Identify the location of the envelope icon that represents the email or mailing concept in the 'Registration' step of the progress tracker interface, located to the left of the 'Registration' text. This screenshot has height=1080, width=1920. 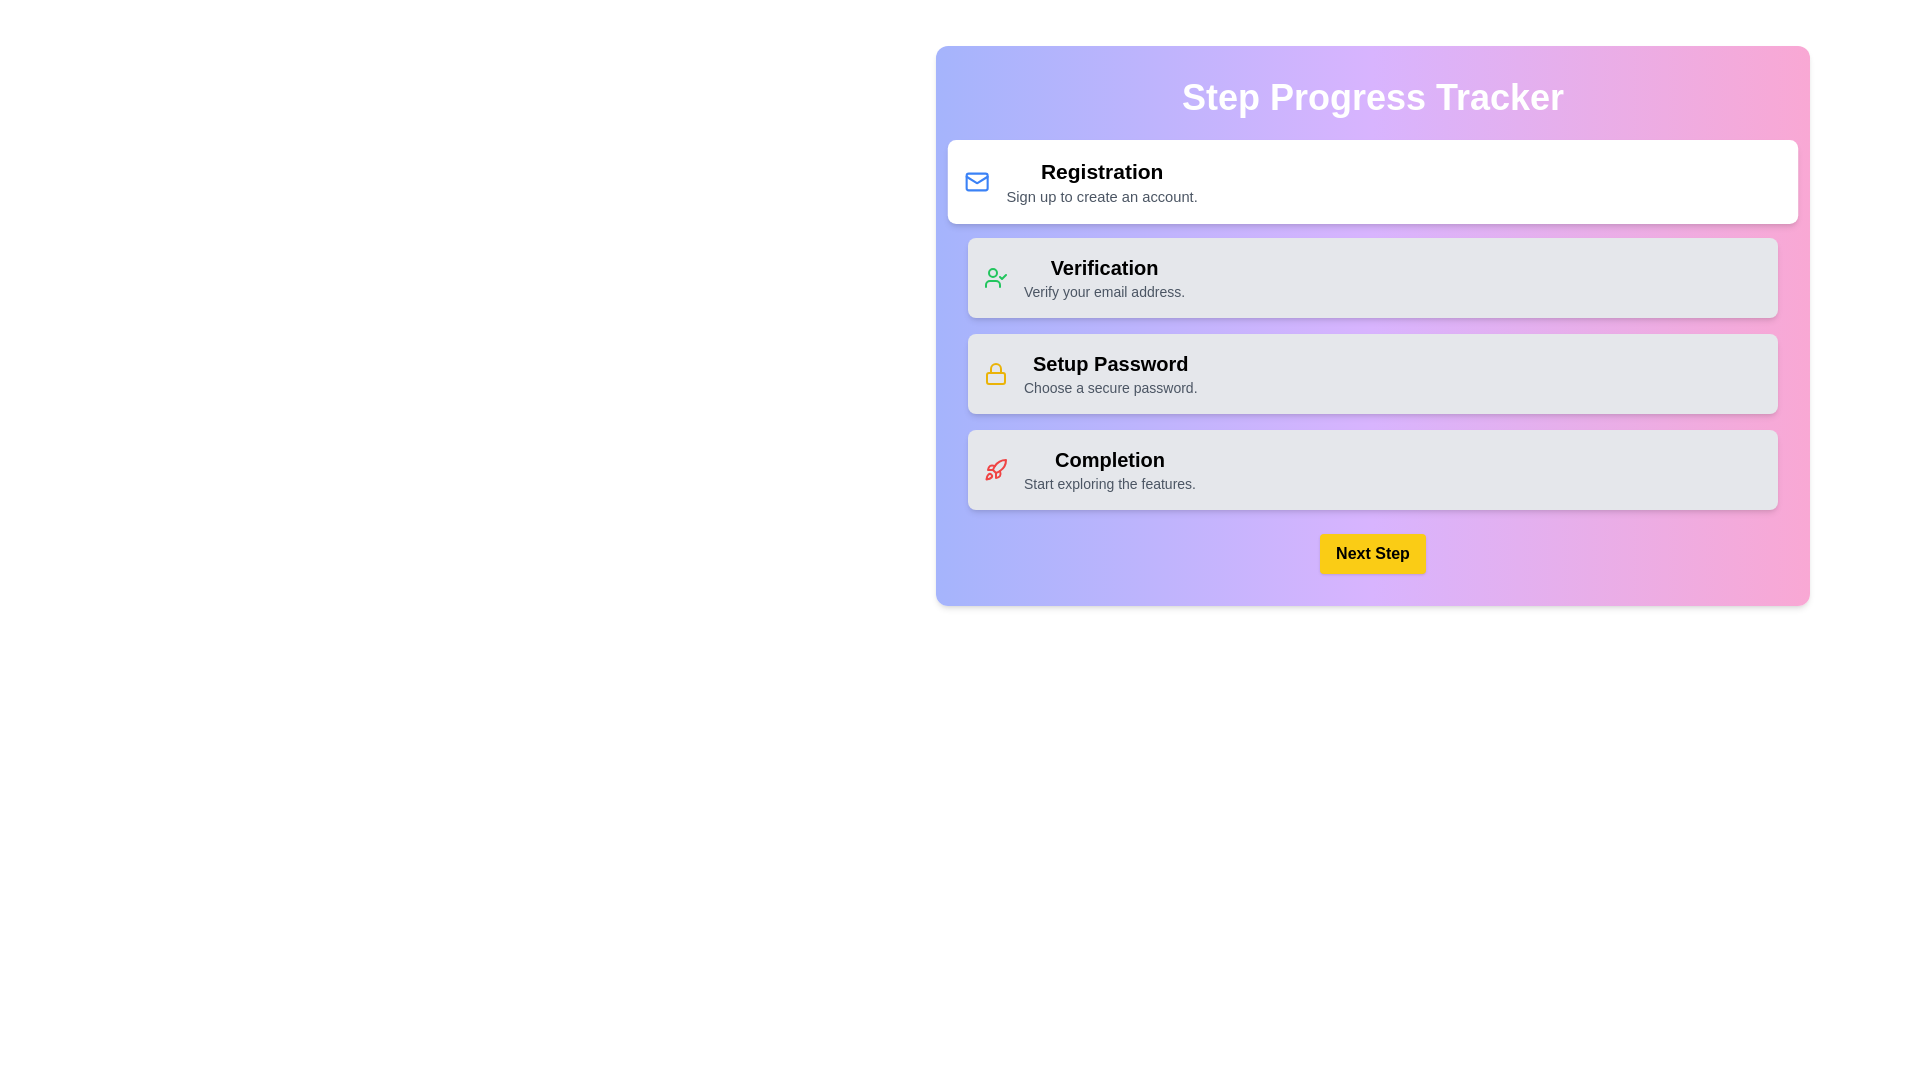
(977, 181).